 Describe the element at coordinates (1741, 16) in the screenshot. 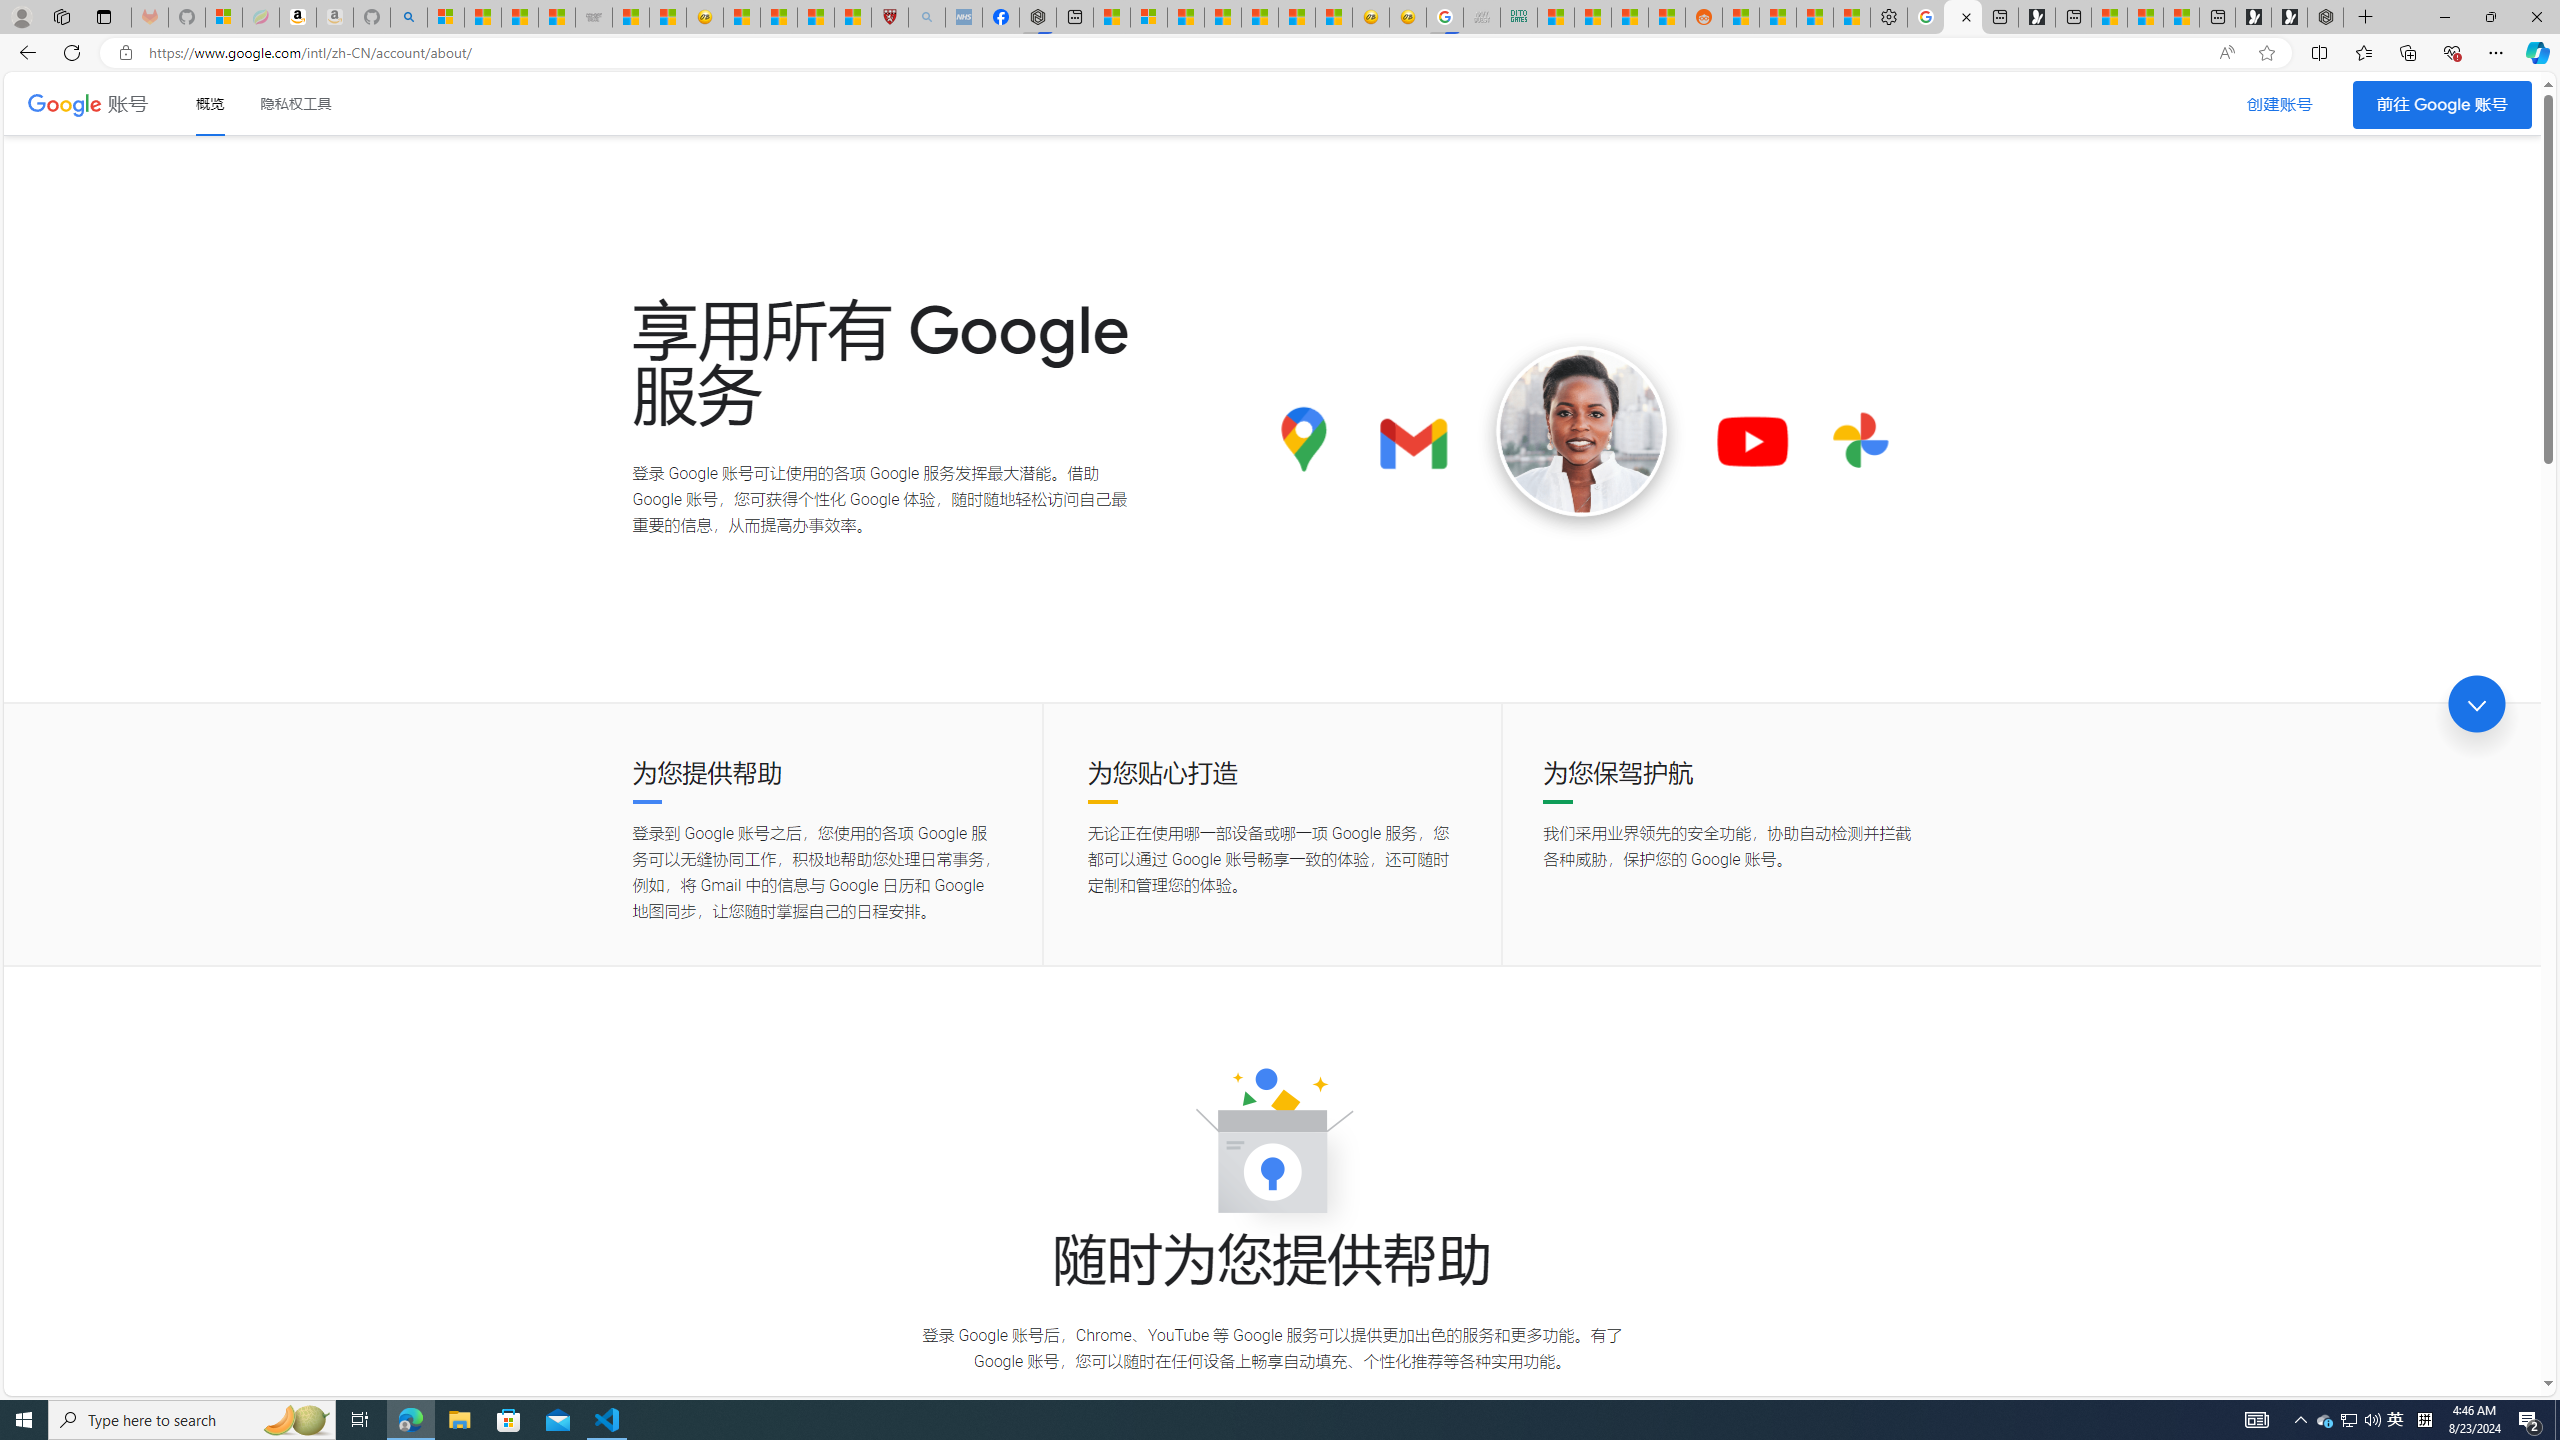

I see `'R******* | Trusted Community Engagement and Contributions'` at that location.